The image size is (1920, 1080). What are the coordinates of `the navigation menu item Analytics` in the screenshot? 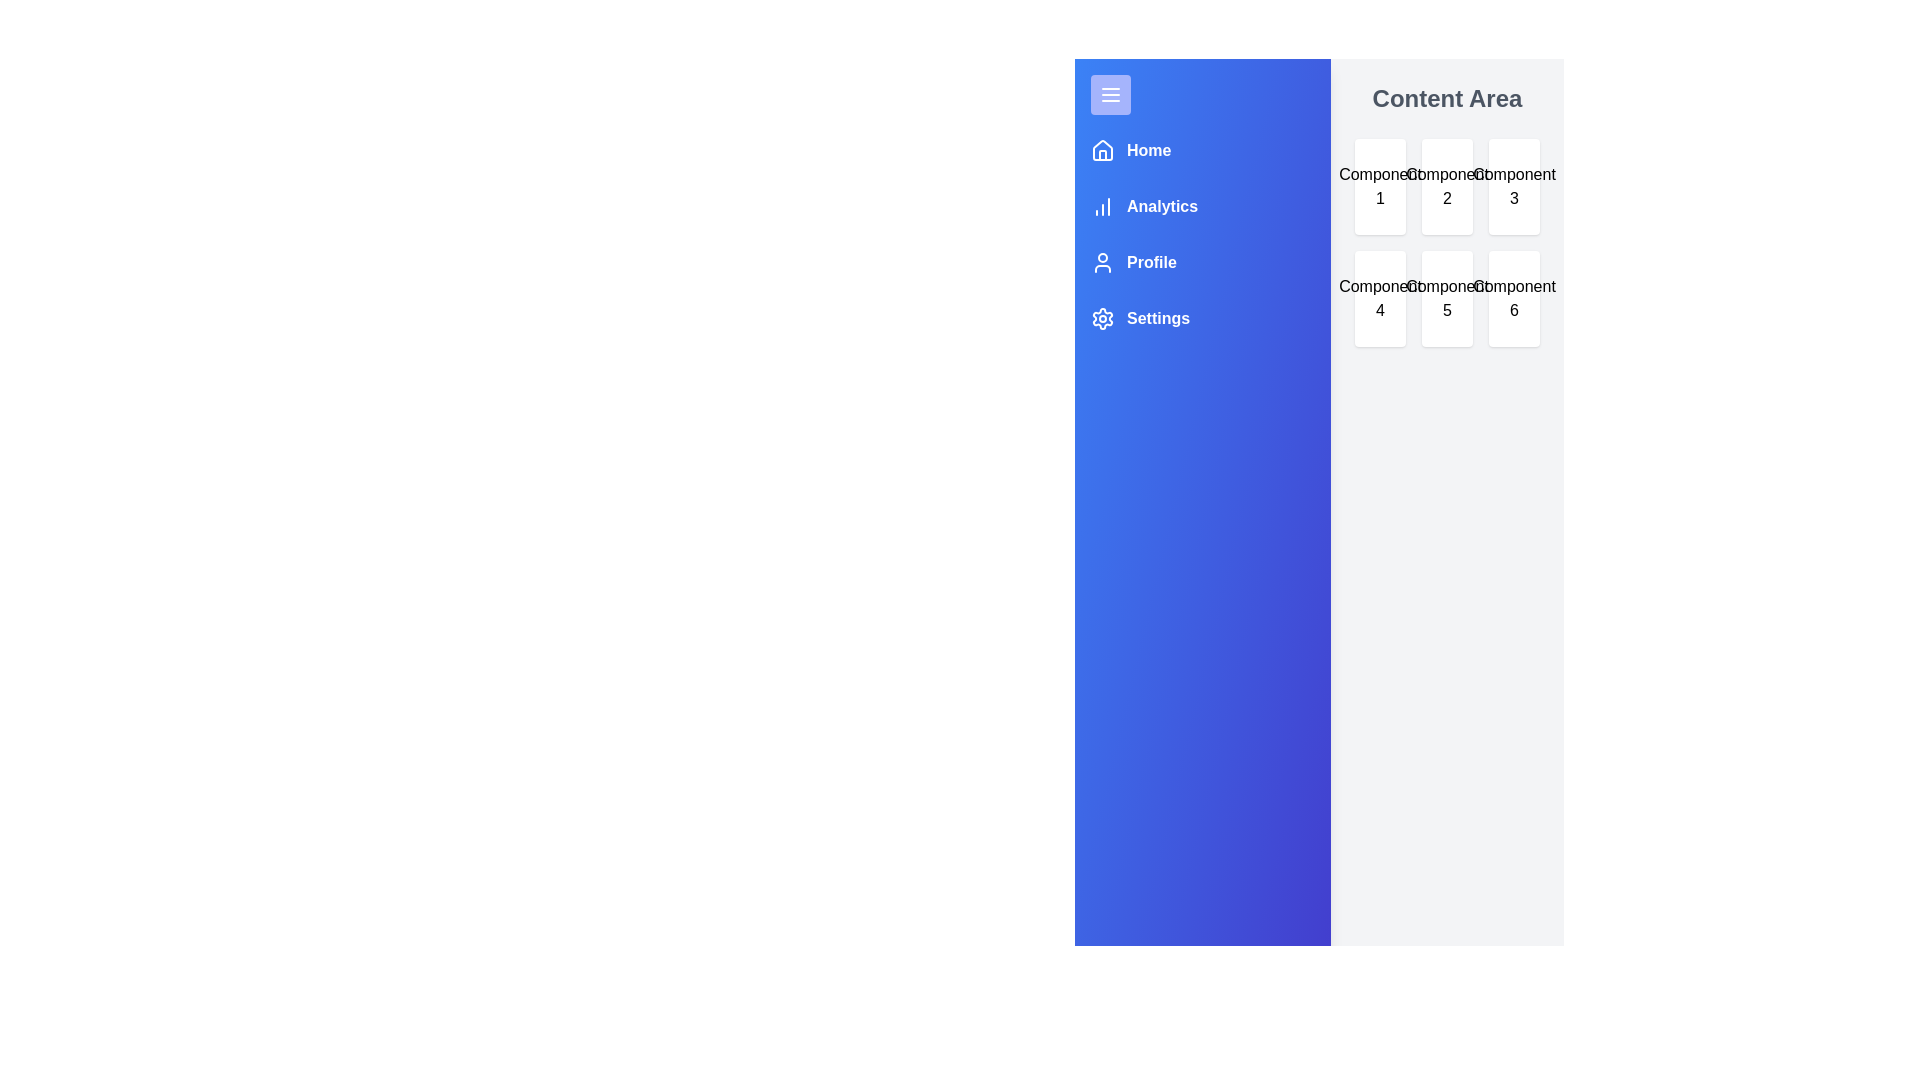 It's located at (1144, 207).